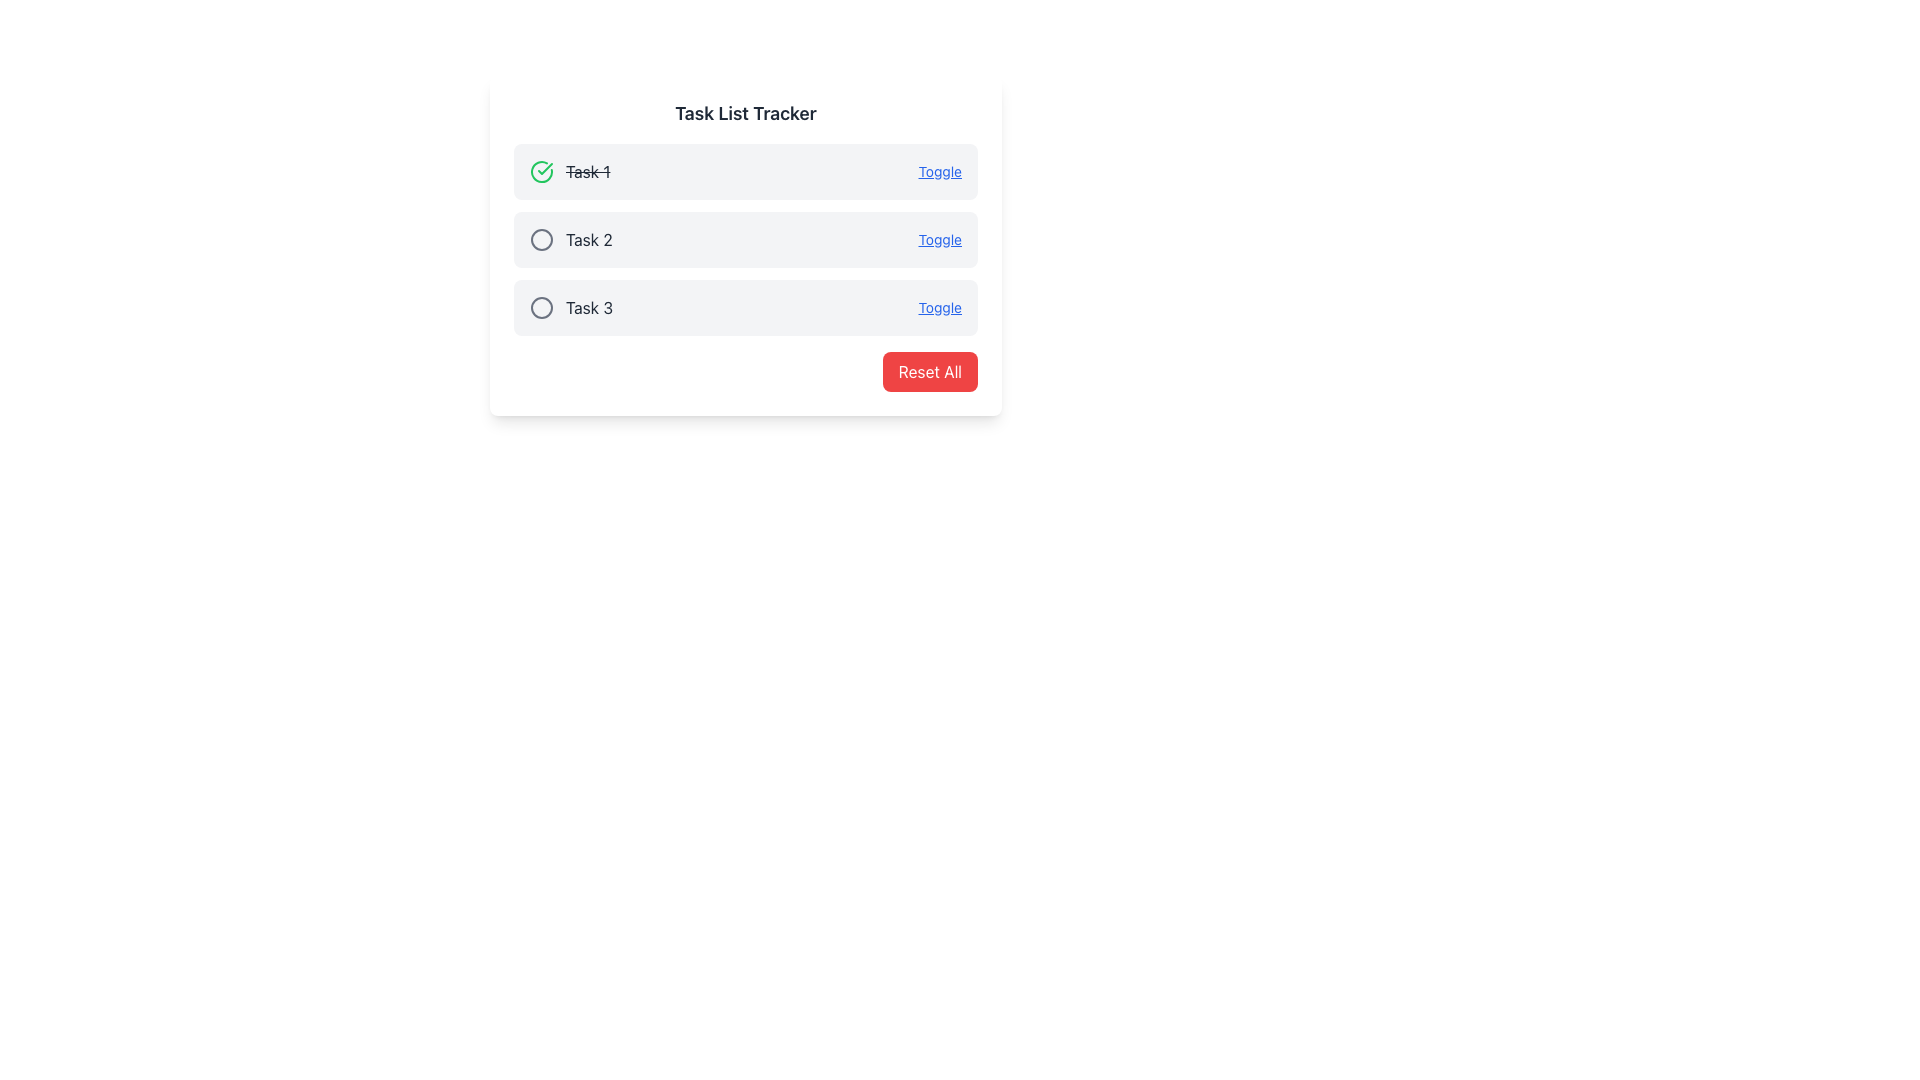 This screenshot has width=1920, height=1080. What do you see at coordinates (542, 171) in the screenshot?
I see `the visual indicator icon that denotes 'Task 1' is completed, located at the beginning of the 'Task 1' line` at bounding box center [542, 171].